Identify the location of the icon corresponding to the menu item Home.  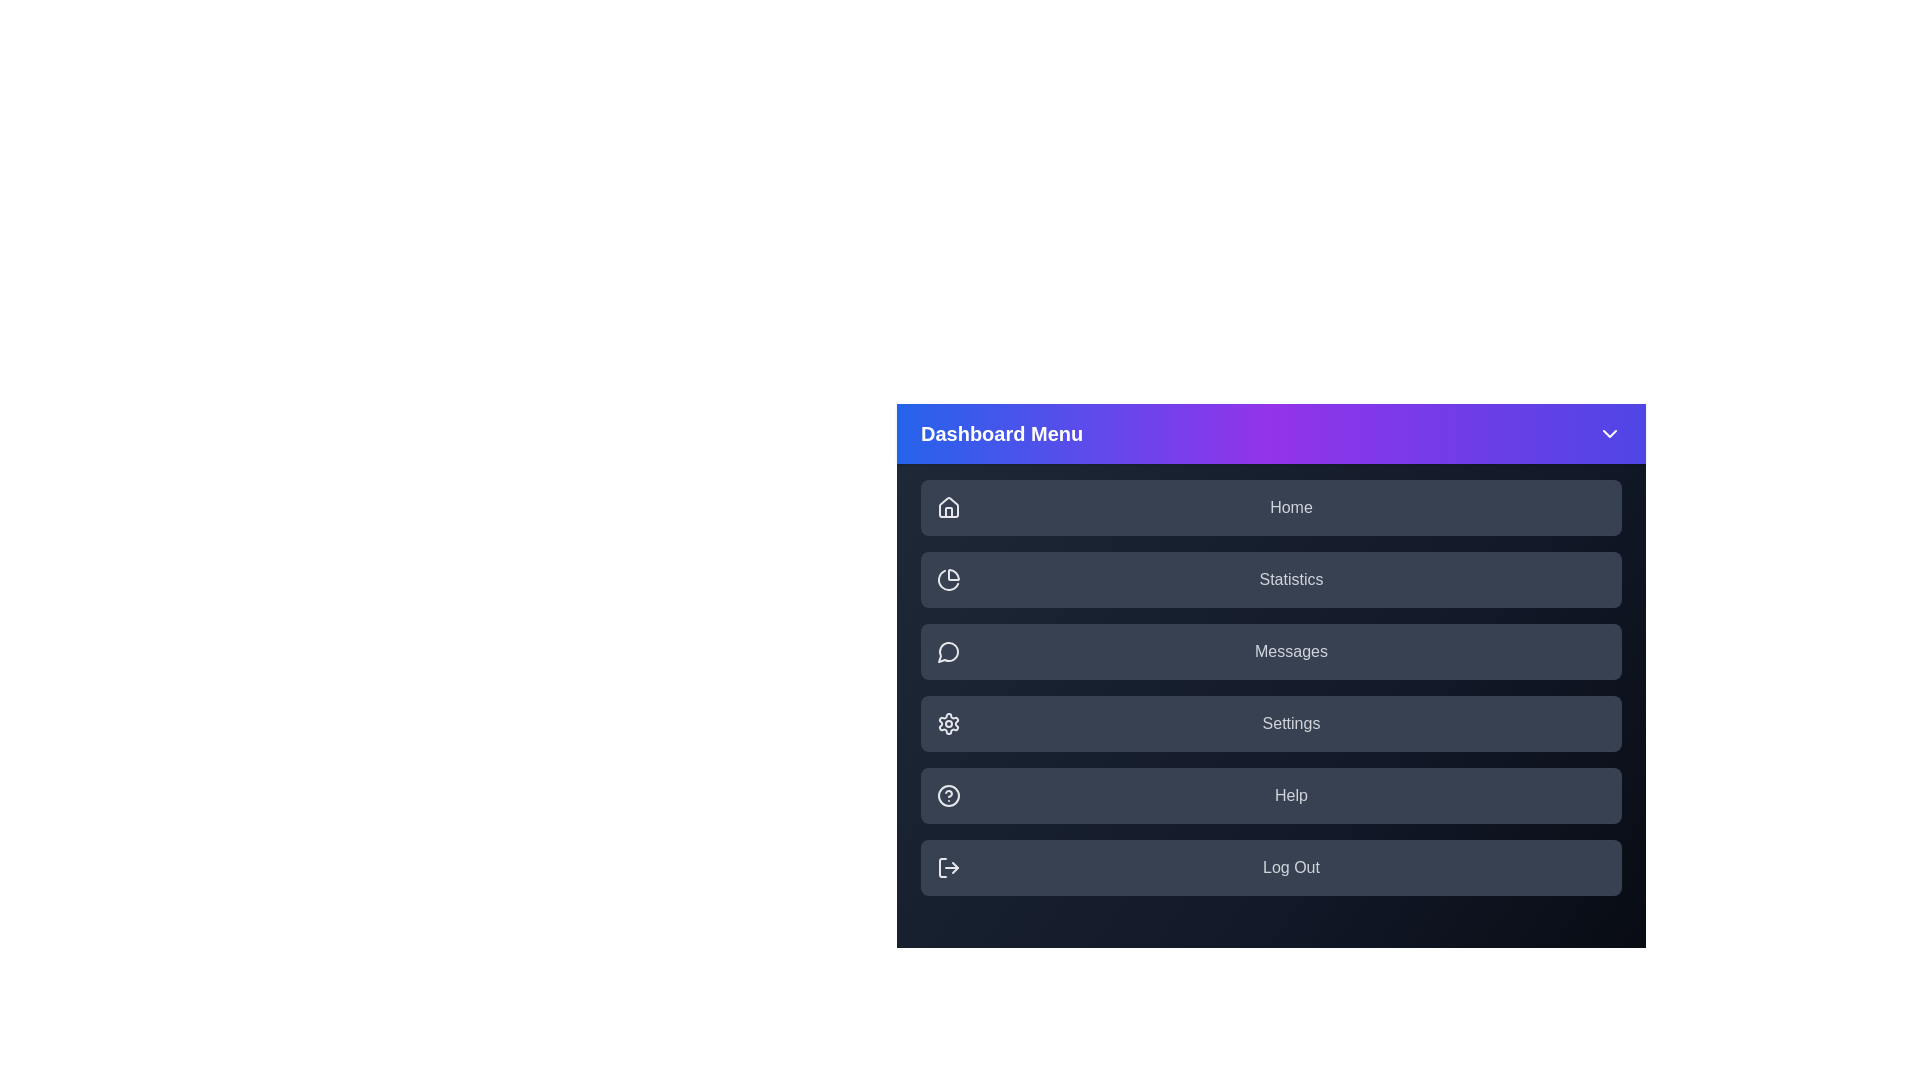
(948, 507).